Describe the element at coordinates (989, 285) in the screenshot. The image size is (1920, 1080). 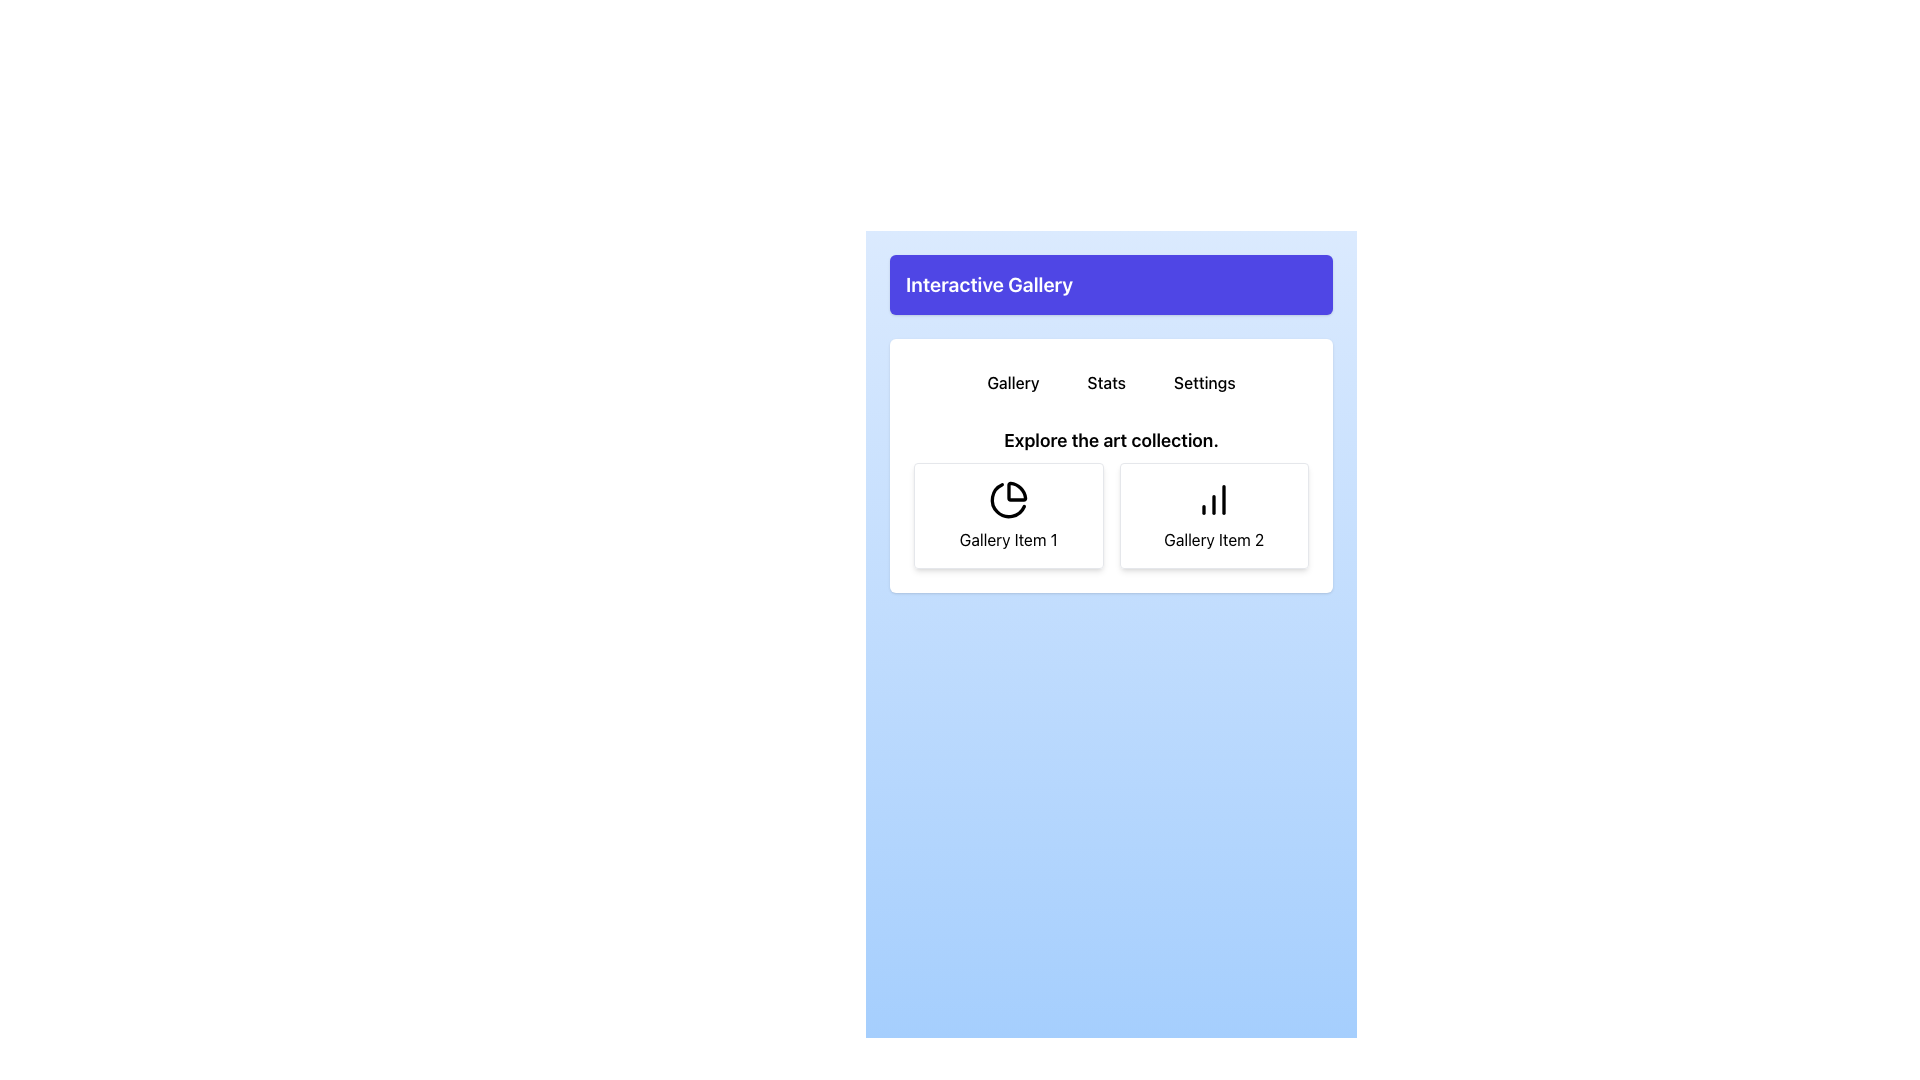
I see `the text label located at the top of the interface, which serves as a heading or title within a purple header bar` at that location.